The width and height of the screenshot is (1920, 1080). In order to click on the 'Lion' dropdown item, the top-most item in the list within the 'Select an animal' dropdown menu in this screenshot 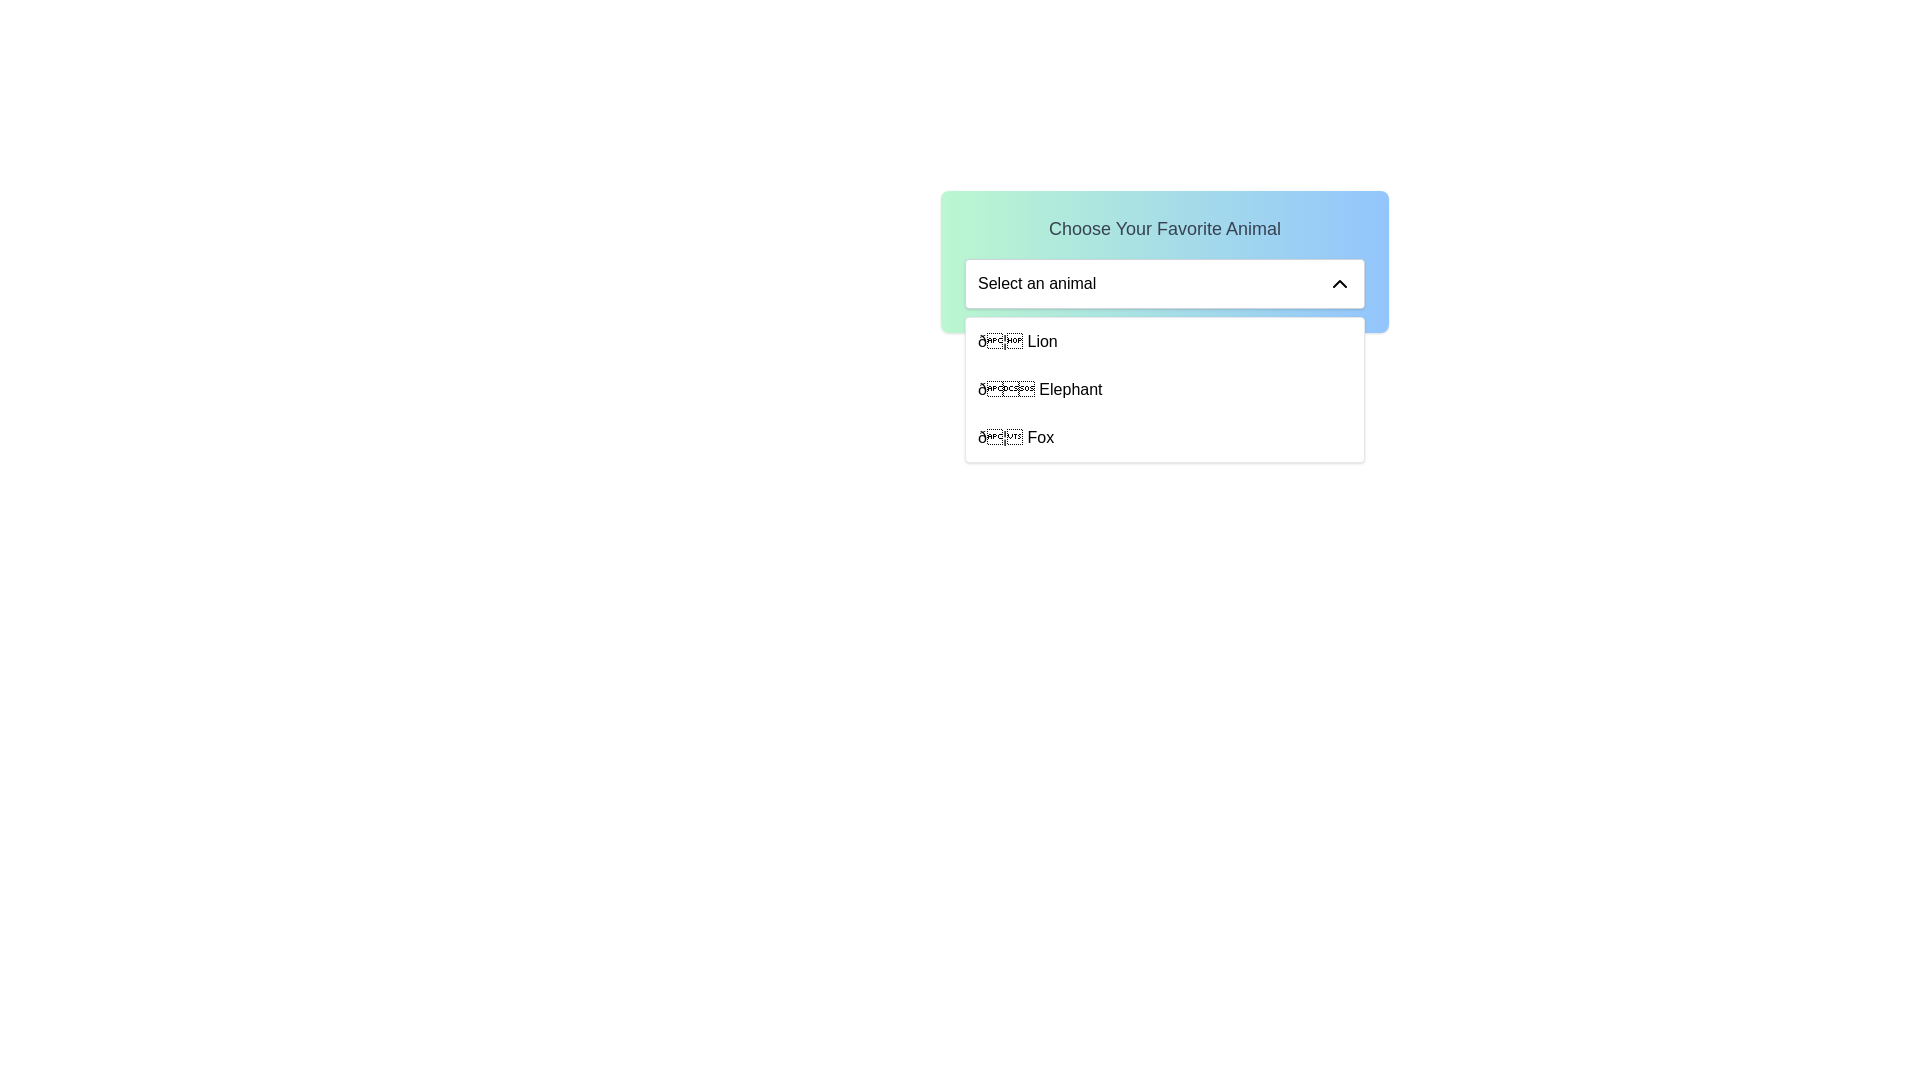, I will do `click(1165, 341)`.